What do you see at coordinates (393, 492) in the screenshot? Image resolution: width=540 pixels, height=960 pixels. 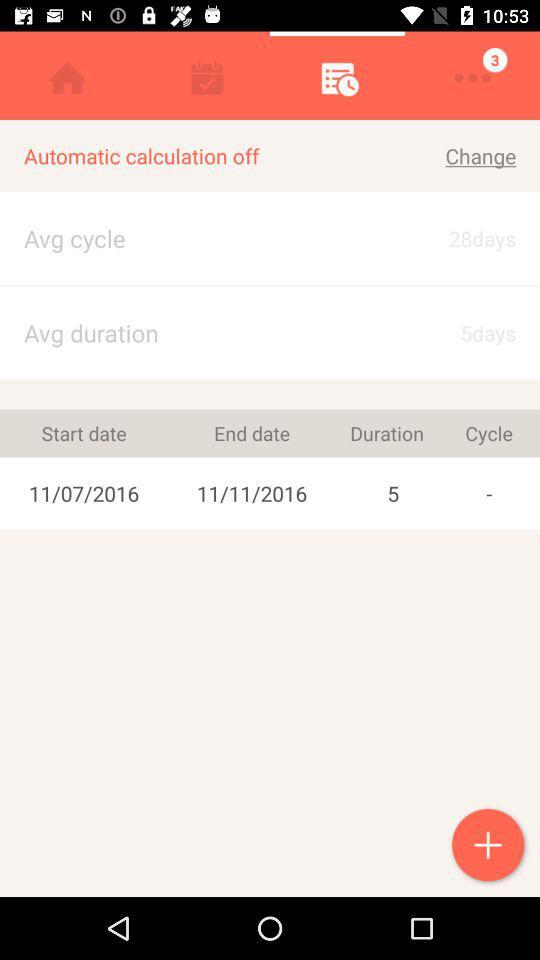 I see `the 5` at bounding box center [393, 492].